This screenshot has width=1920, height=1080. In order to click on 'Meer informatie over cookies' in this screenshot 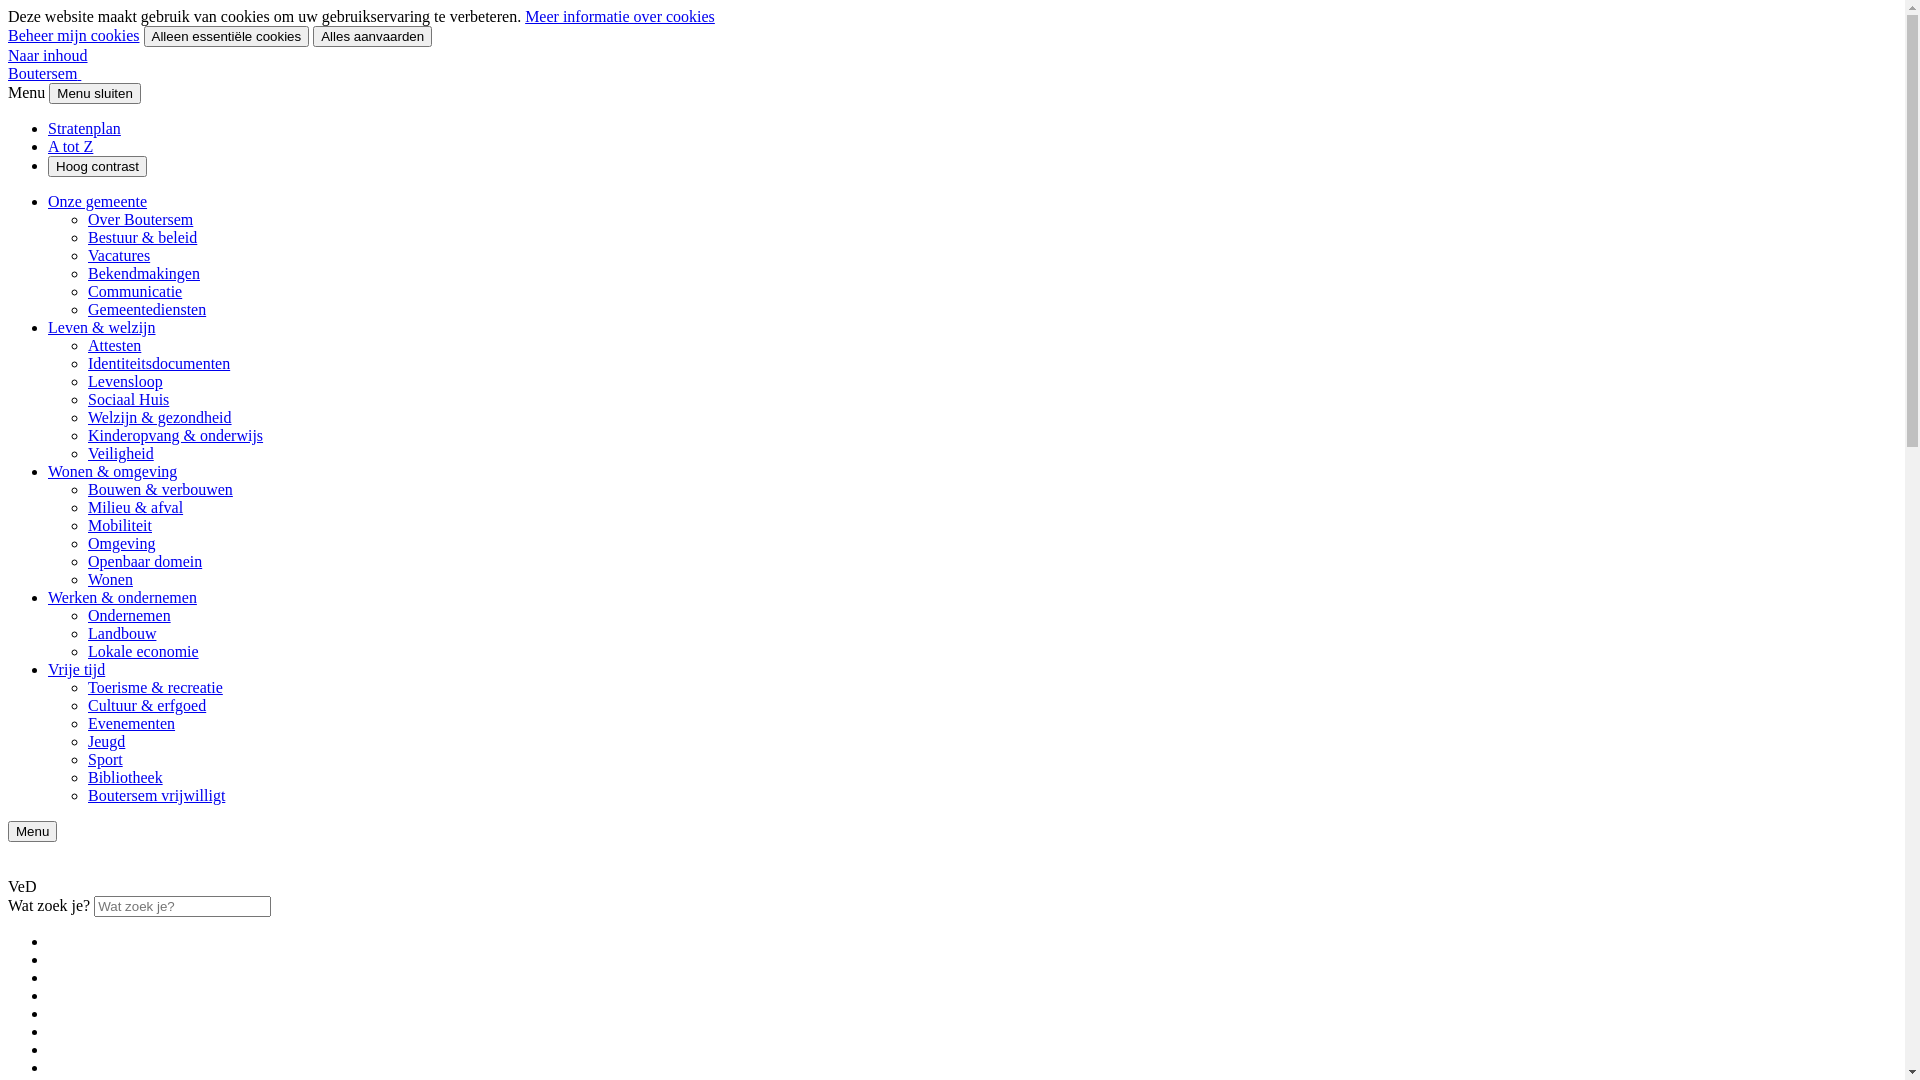, I will do `click(618, 16)`.